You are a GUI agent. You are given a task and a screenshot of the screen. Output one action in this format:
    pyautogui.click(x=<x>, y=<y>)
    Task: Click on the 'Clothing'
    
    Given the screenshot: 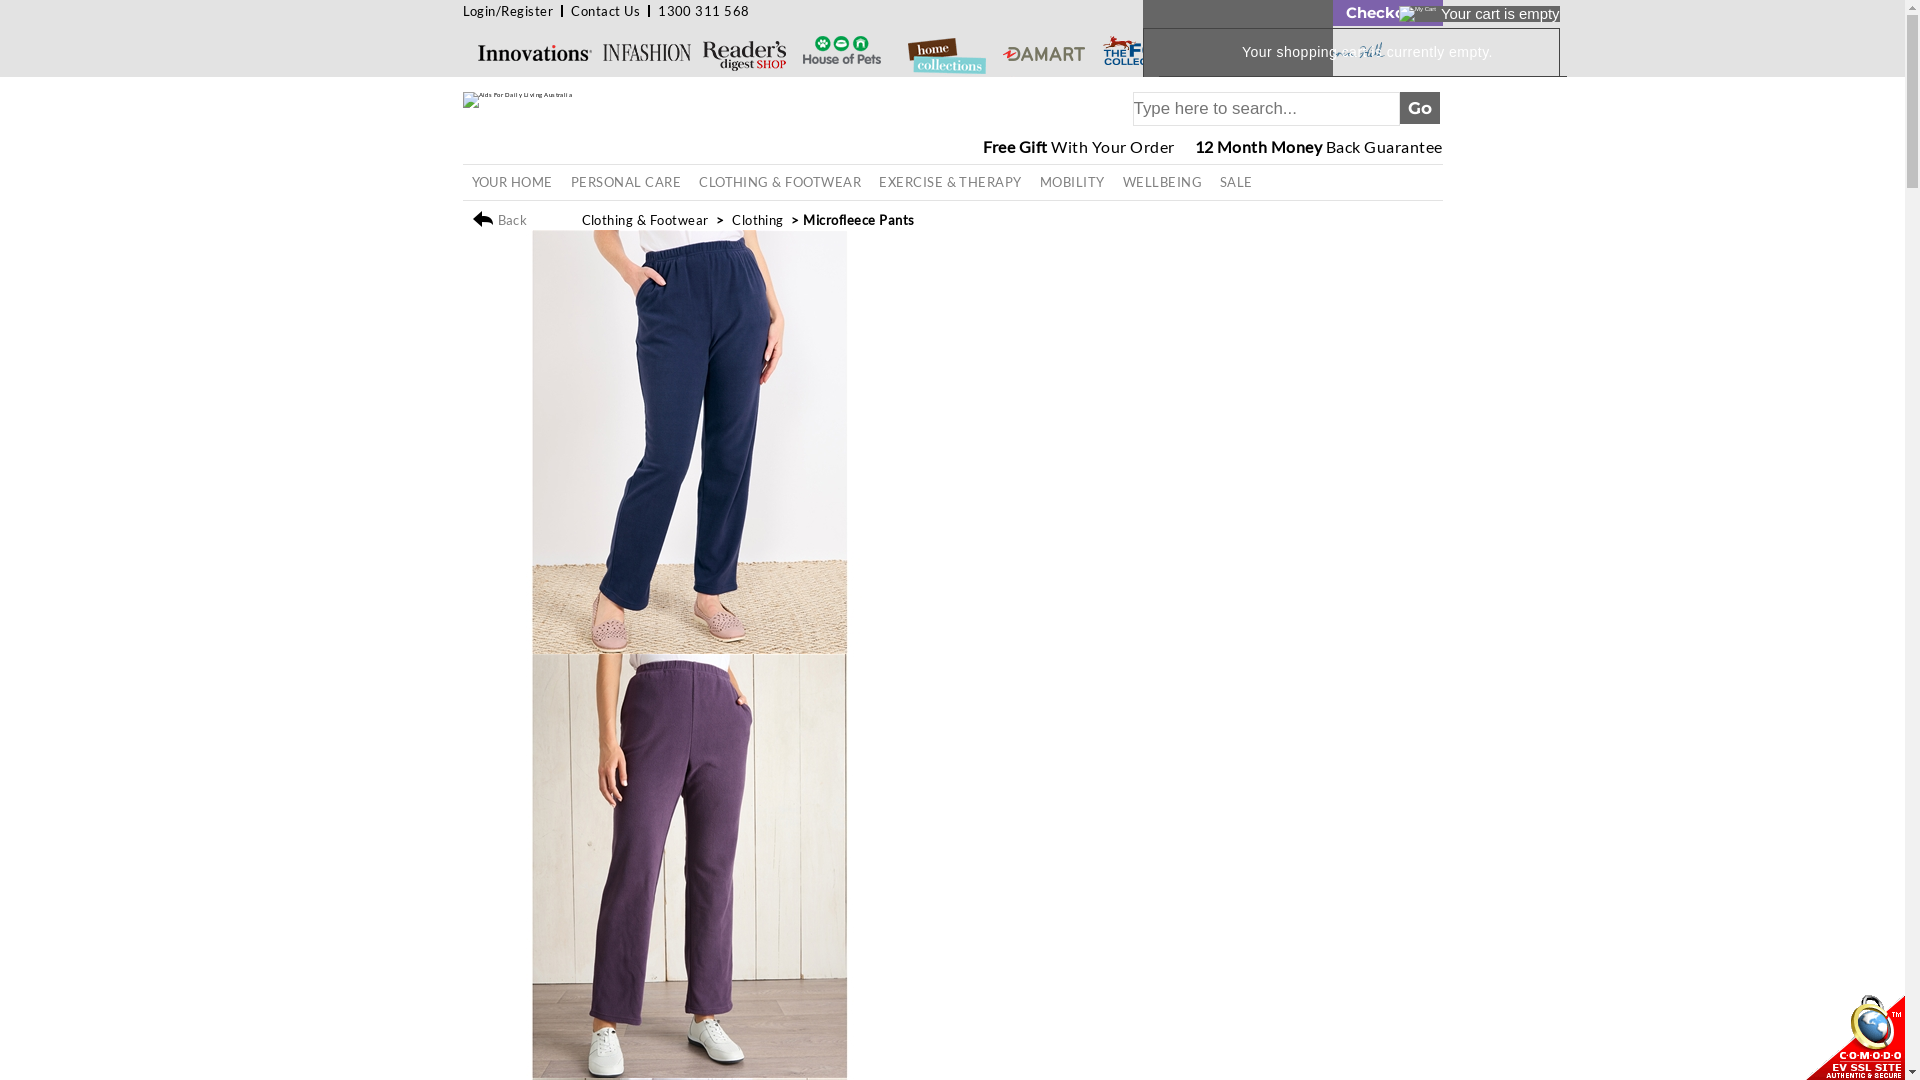 What is the action you would take?
    pyautogui.click(x=757, y=219)
    